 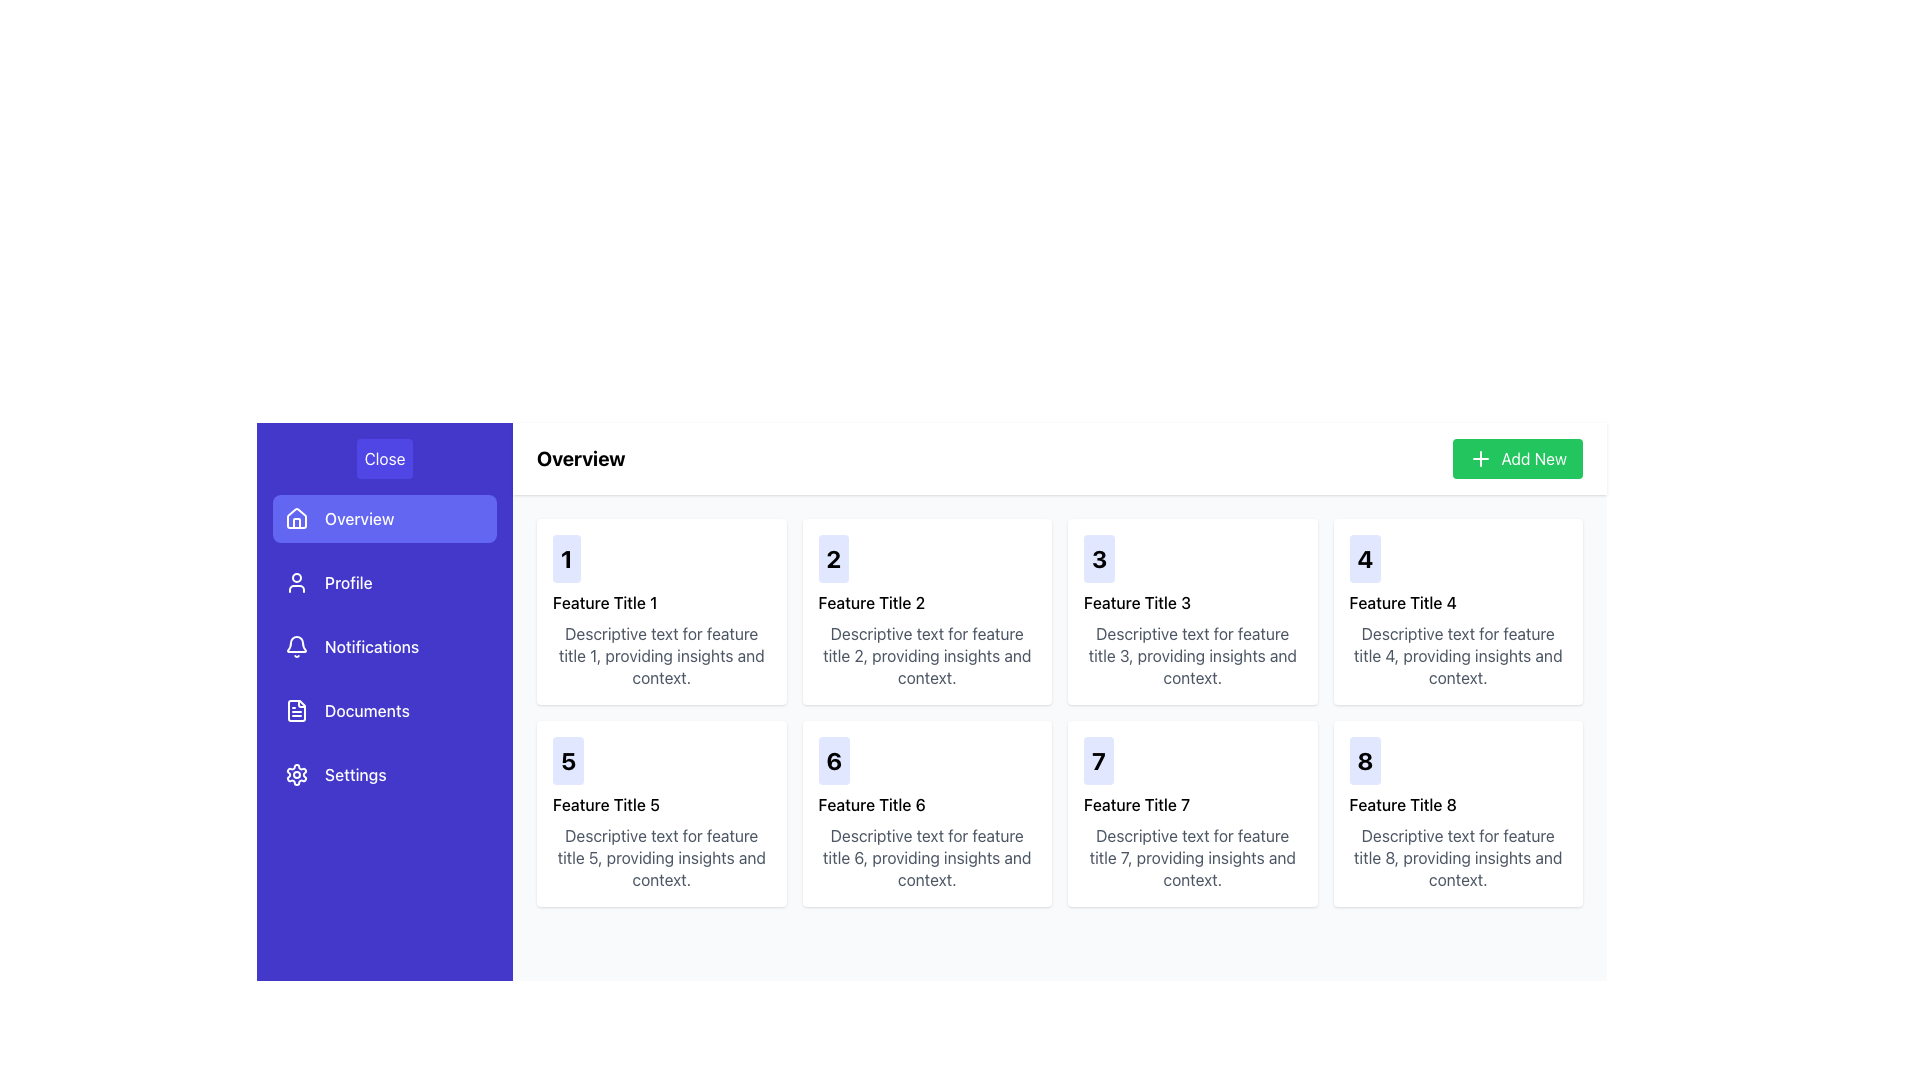 What do you see at coordinates (1364, 760) in the screenshot?
I see `the static text label that identifies and labels the card for 'Feature Title 8', located at the top-left corner of the card` at bounding box center [1364, 760].